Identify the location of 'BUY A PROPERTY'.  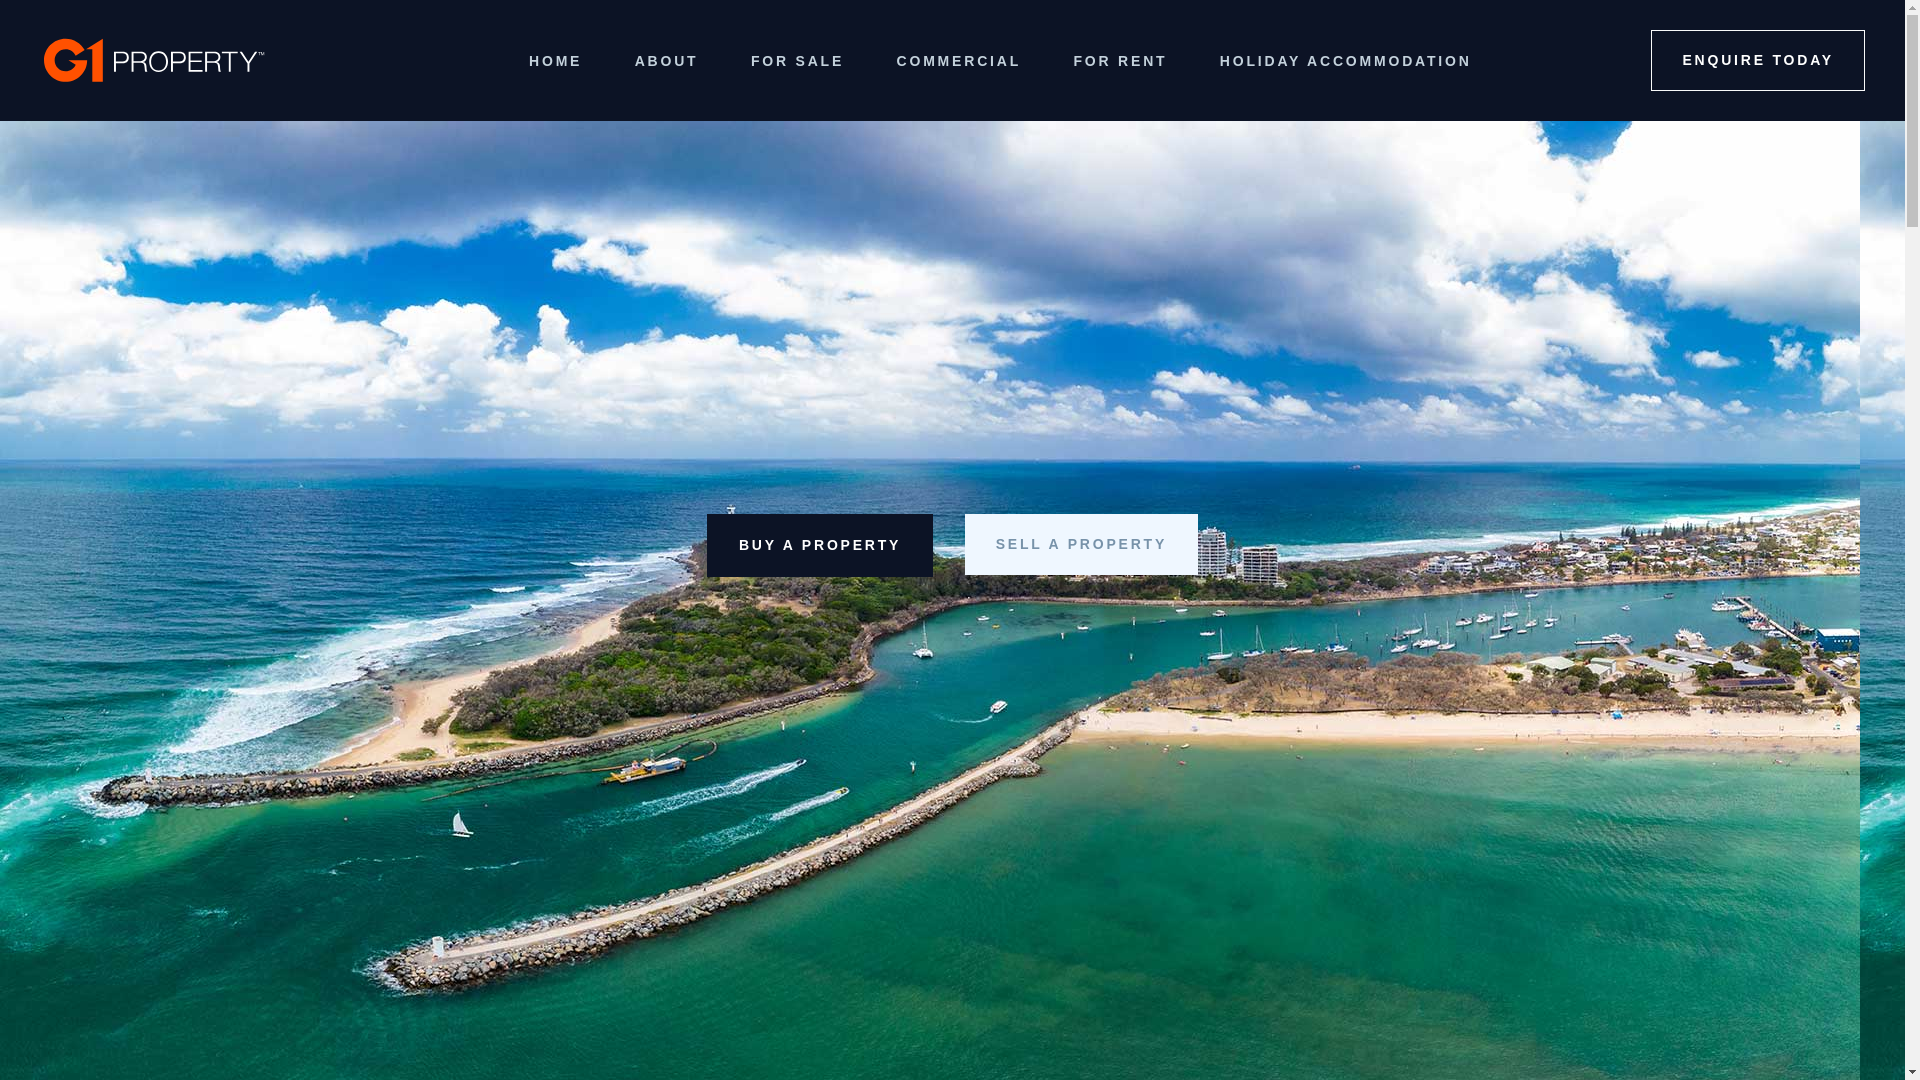
(706, 545).